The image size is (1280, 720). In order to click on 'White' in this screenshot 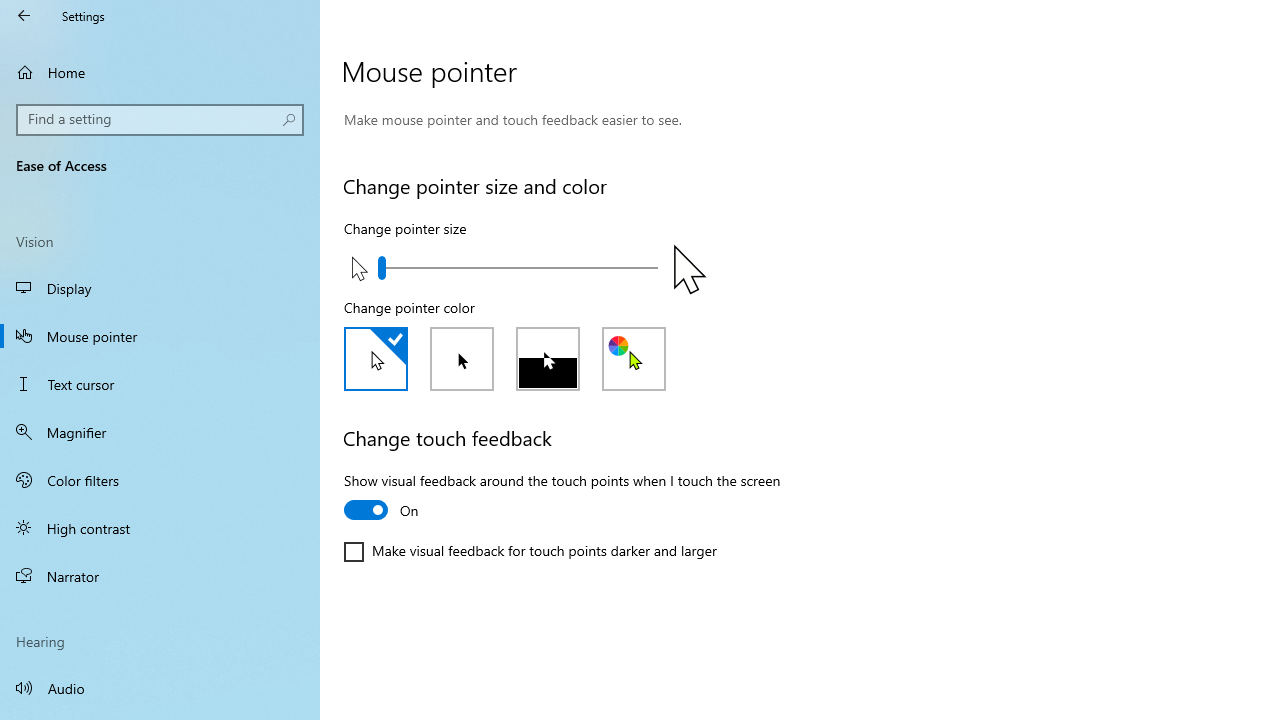, I will do `click(375, 357)`.